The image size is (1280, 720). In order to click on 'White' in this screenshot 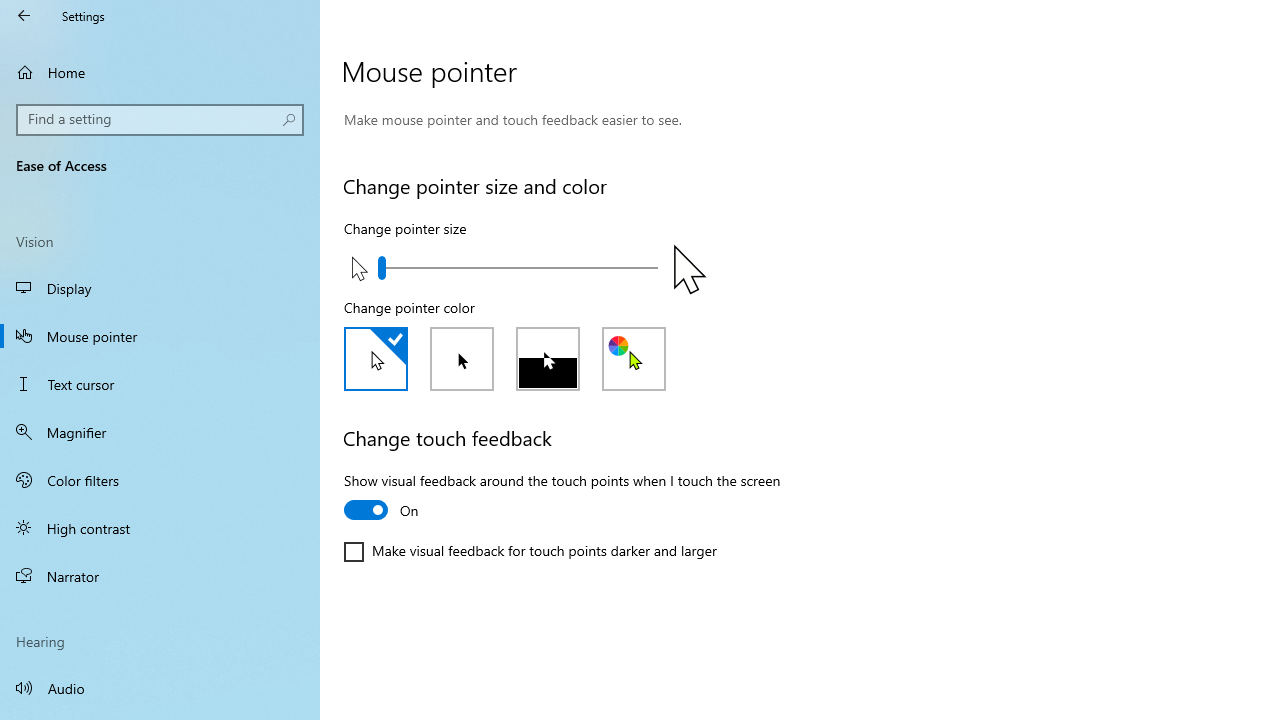, I will do `click(375, 357)`.